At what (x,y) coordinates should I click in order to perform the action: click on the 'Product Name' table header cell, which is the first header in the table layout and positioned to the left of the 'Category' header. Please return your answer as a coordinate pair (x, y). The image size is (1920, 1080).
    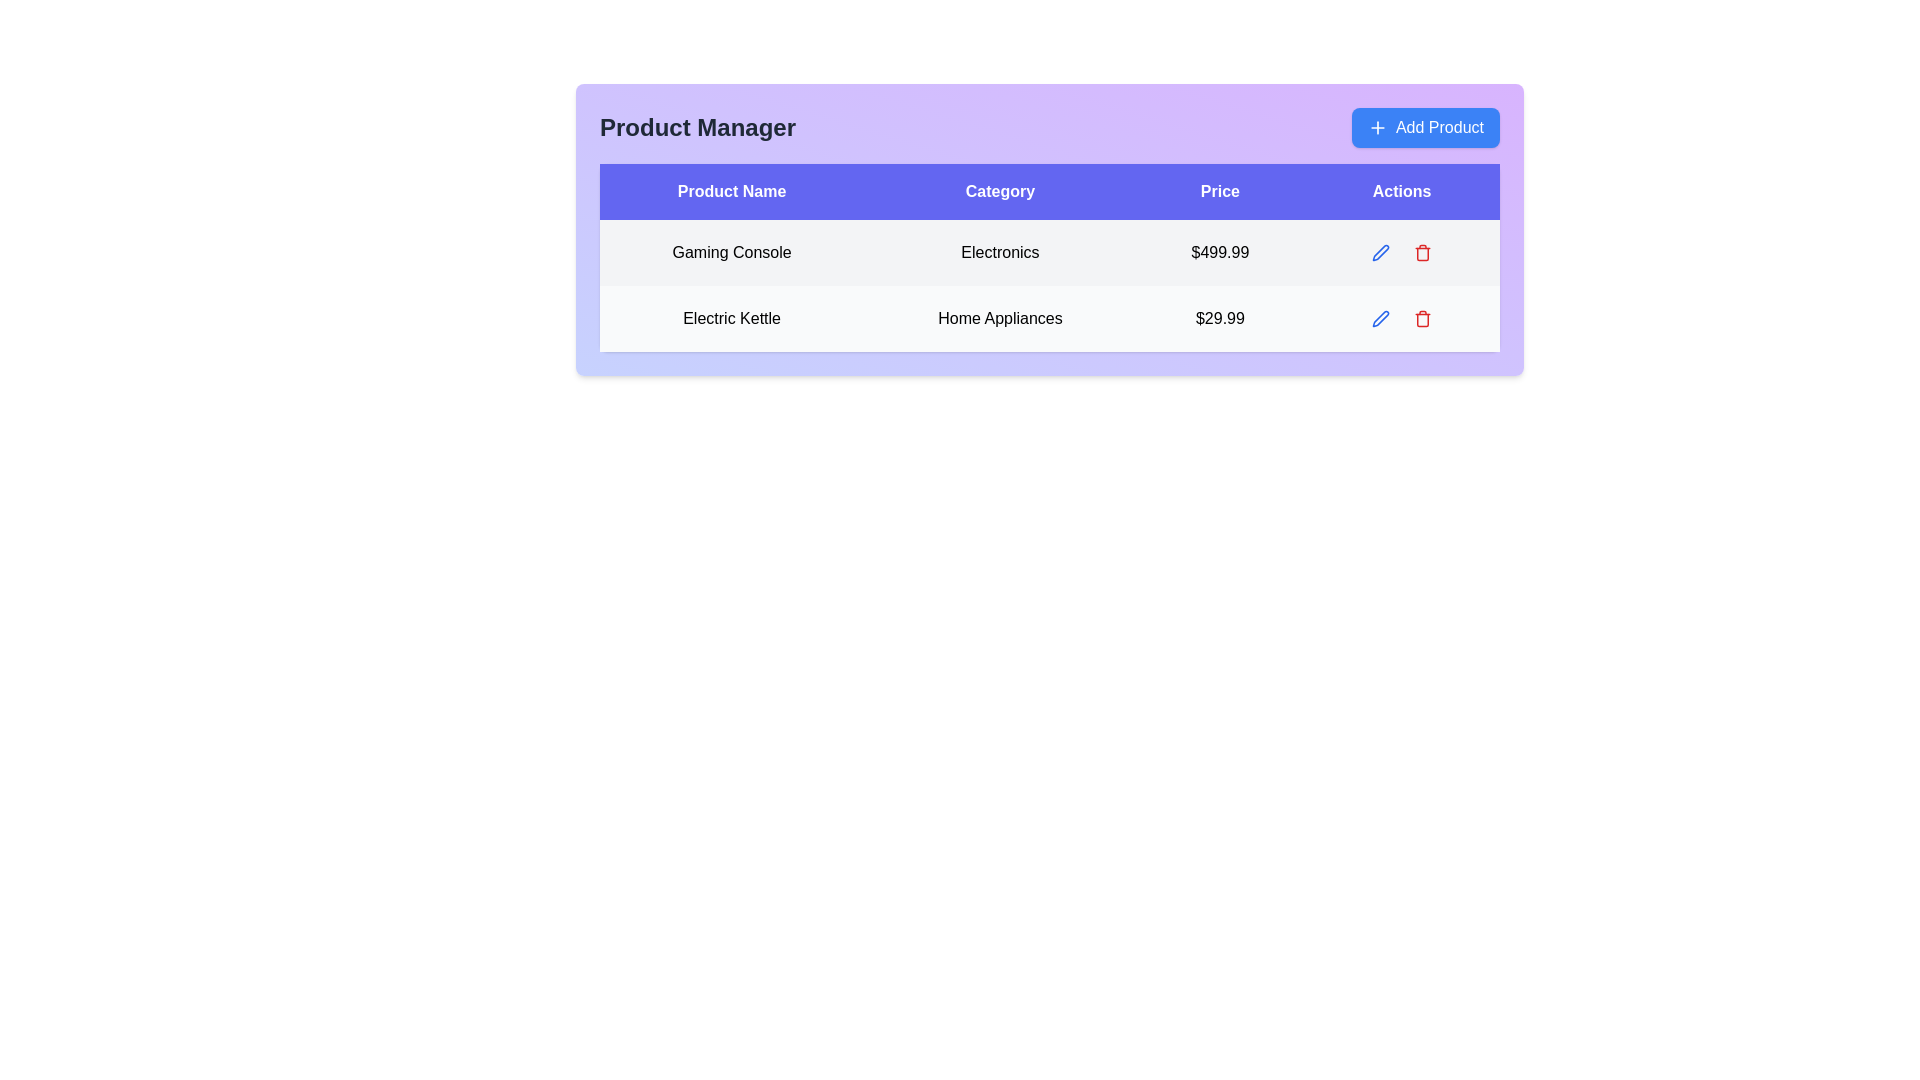
    Looking at the image, I should click on (731, 192).